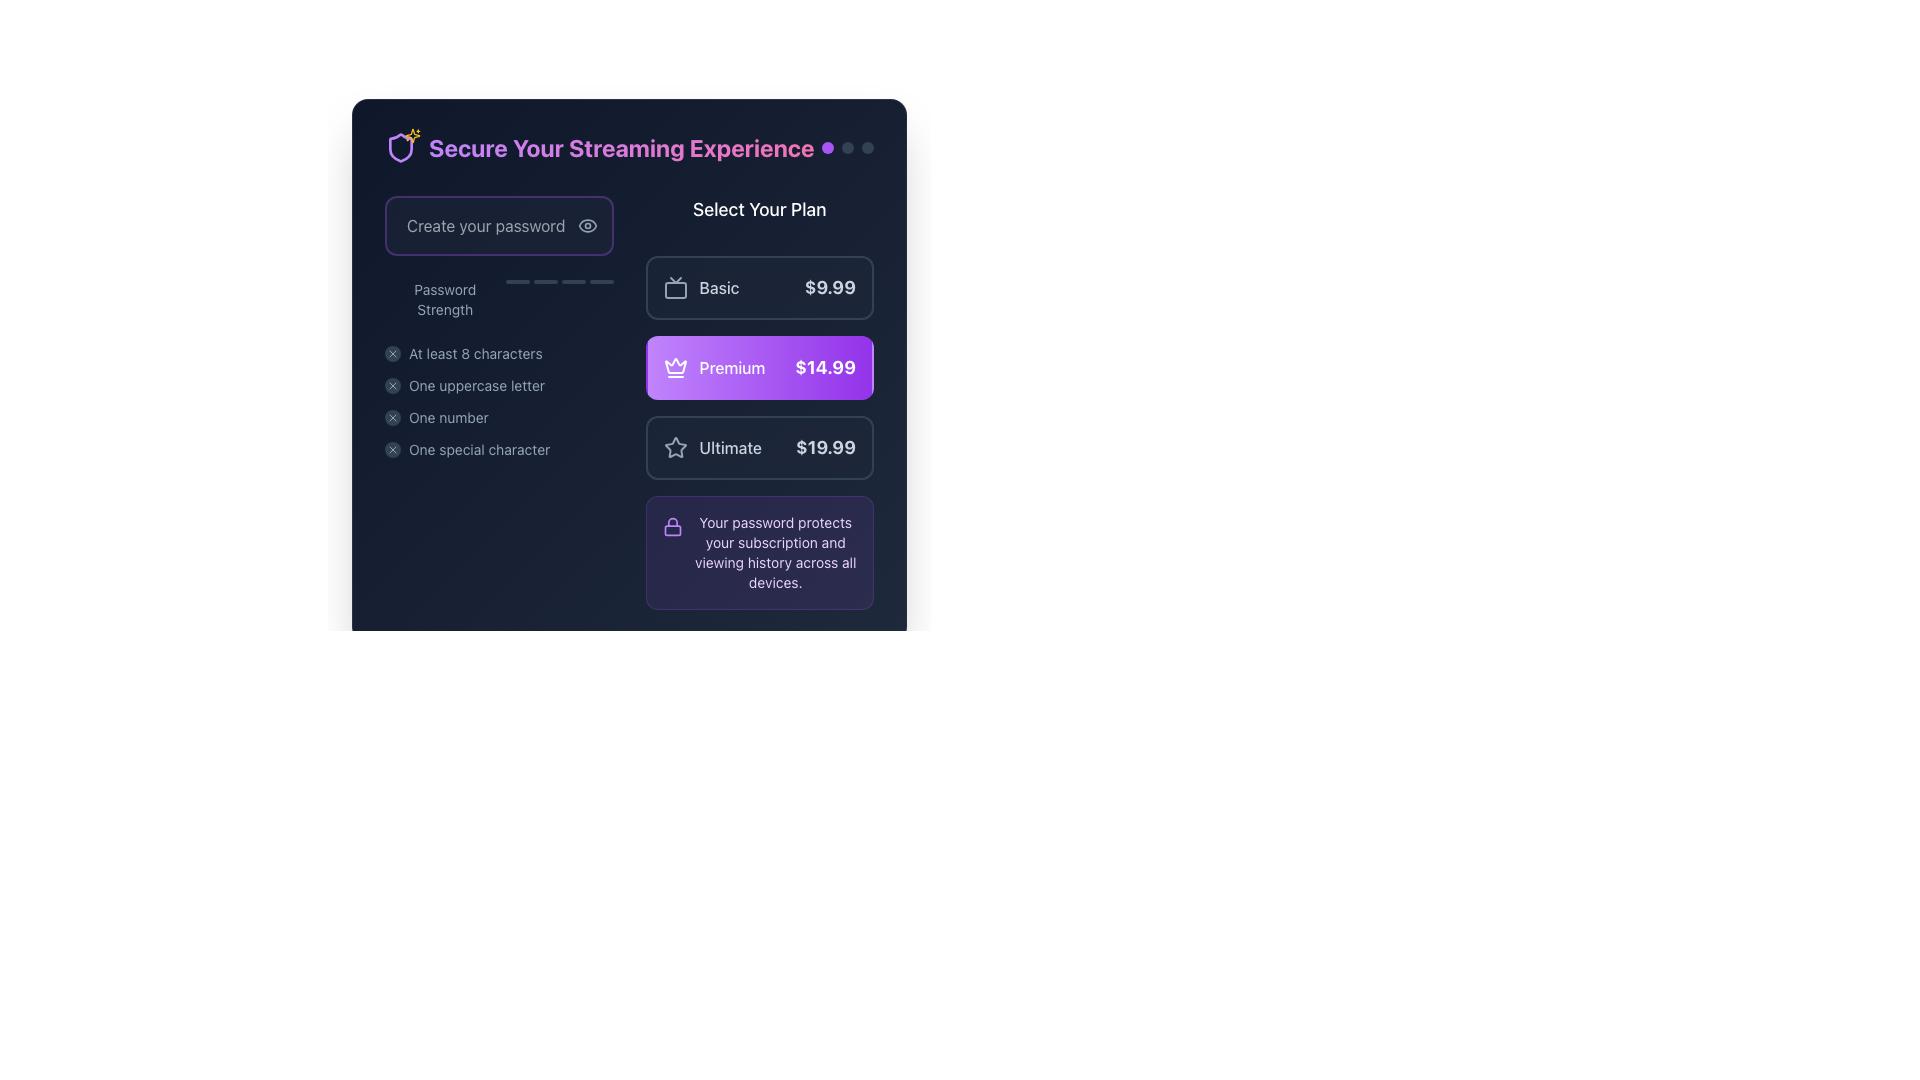 The width and height of the screenshot is (1920, 1080). Describe the element at coordinates (675, 290) in the screenshot. I see `the primary rectangular body of the television icon, which is a modern SVG graphic with rounded corners, located in the 'Select Your Plan' section next to the 'Basic $9.99' text option` at that location.